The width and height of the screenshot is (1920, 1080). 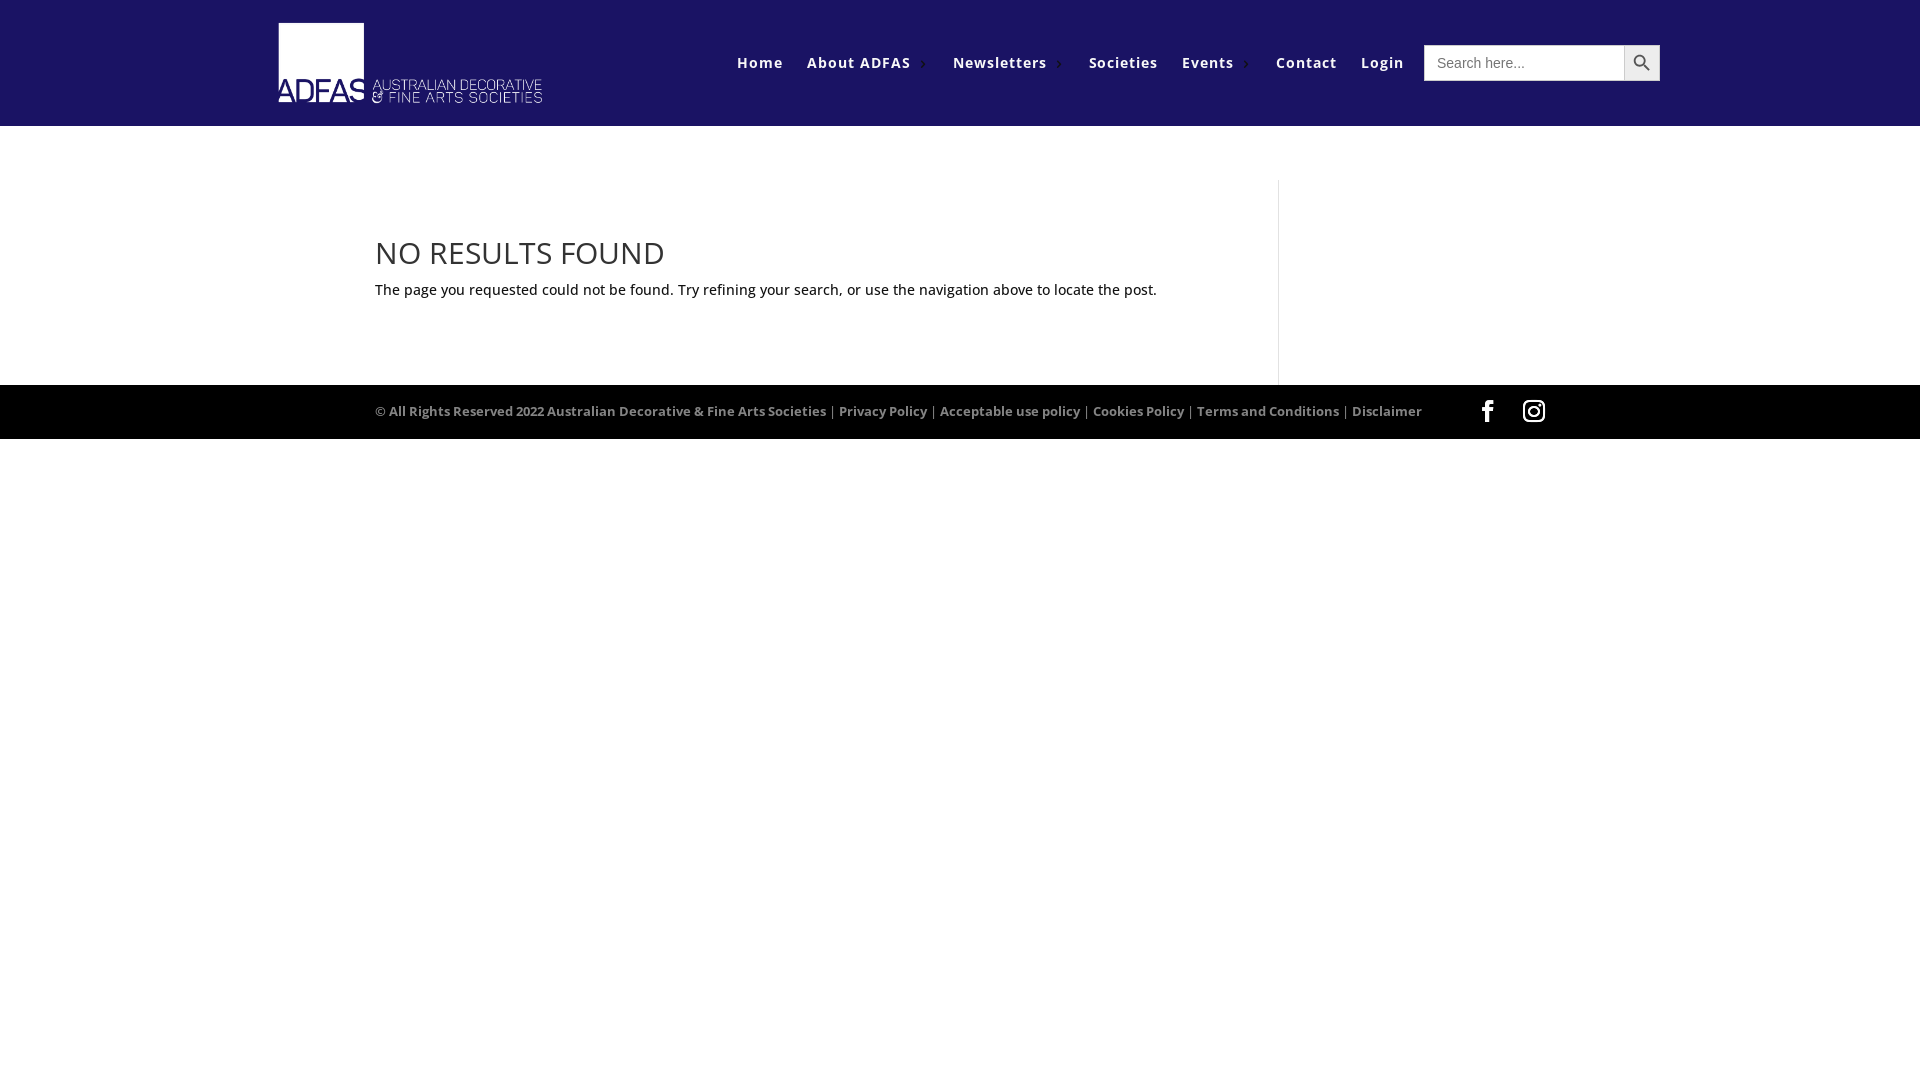 What do you see at coordinates (1138, 410) in the screenshot?
I see `'Cookies Policy'` at bounding box center [1138, 410].